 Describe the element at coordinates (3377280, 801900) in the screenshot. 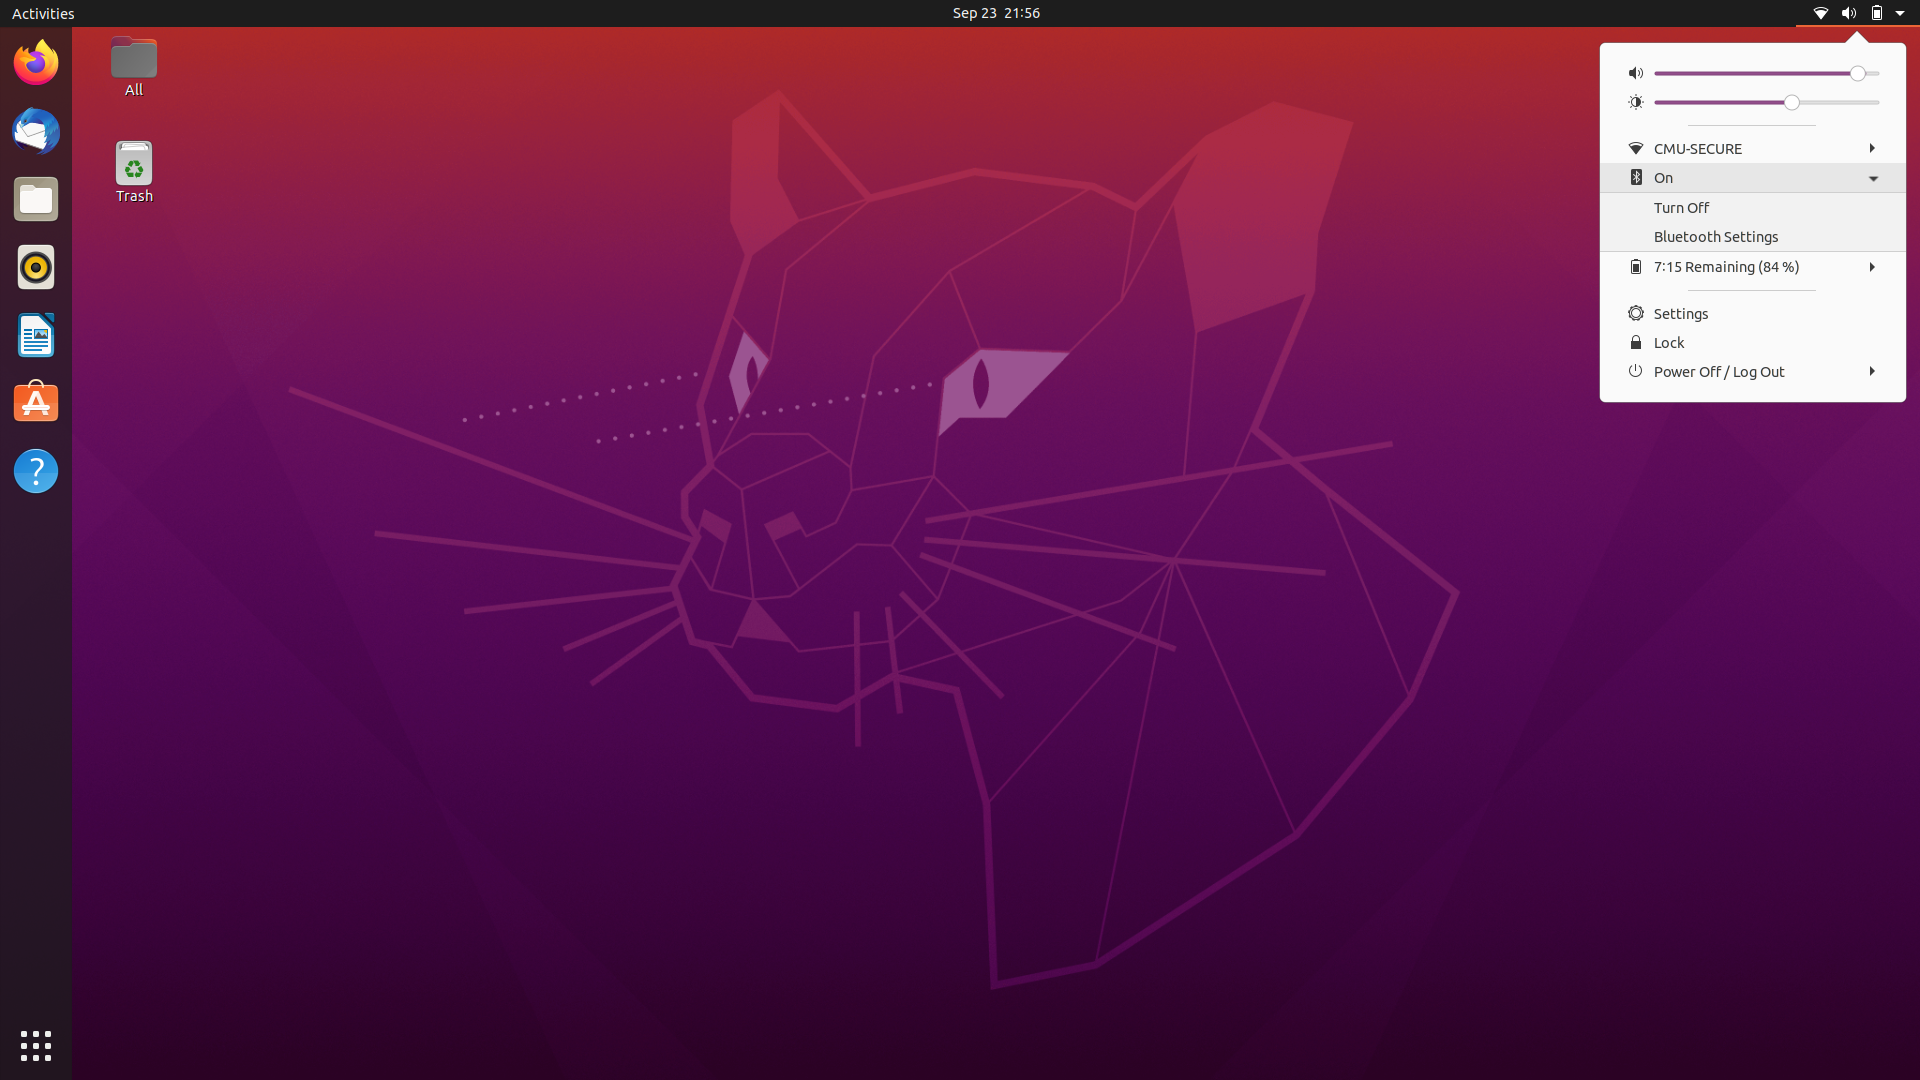

I see `the right-click menu on the desktop` at that location.